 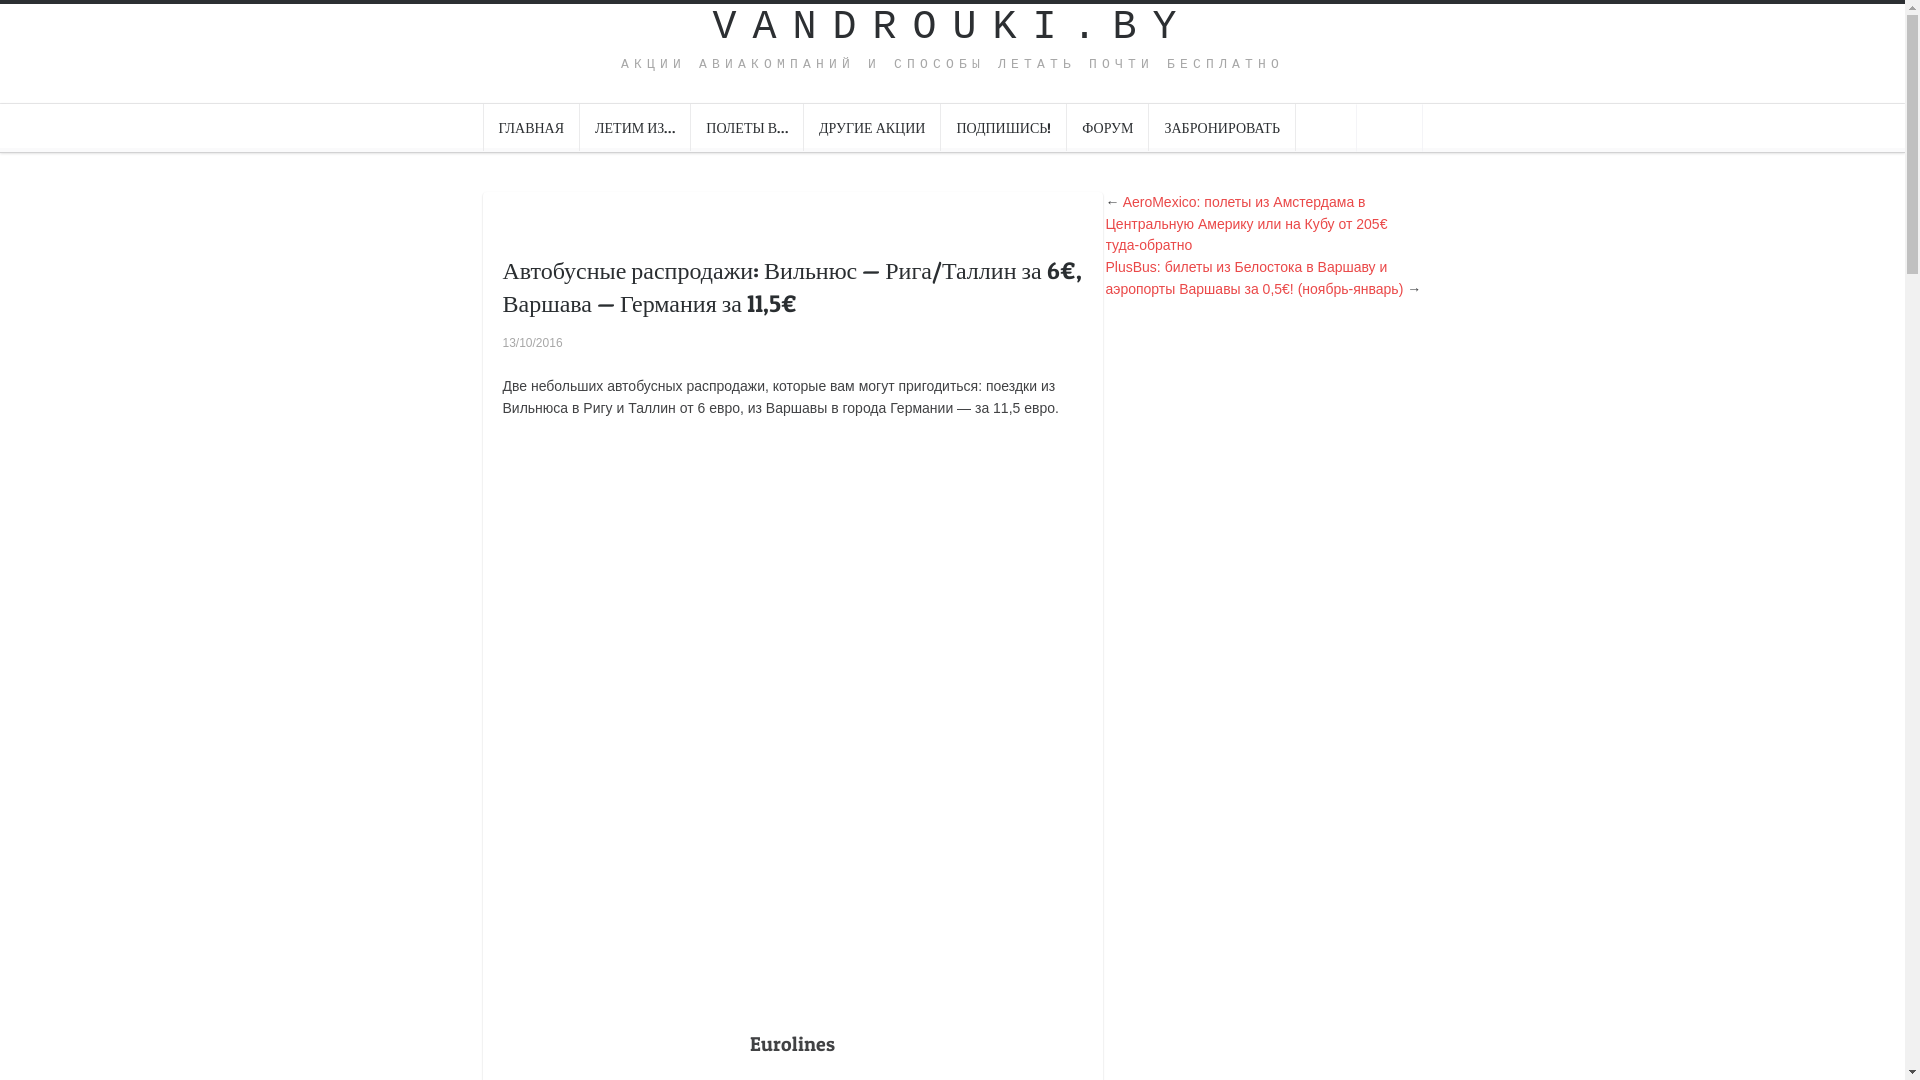 I want to click on 'VANDROUKI.BY', so click(x=950, y=27).